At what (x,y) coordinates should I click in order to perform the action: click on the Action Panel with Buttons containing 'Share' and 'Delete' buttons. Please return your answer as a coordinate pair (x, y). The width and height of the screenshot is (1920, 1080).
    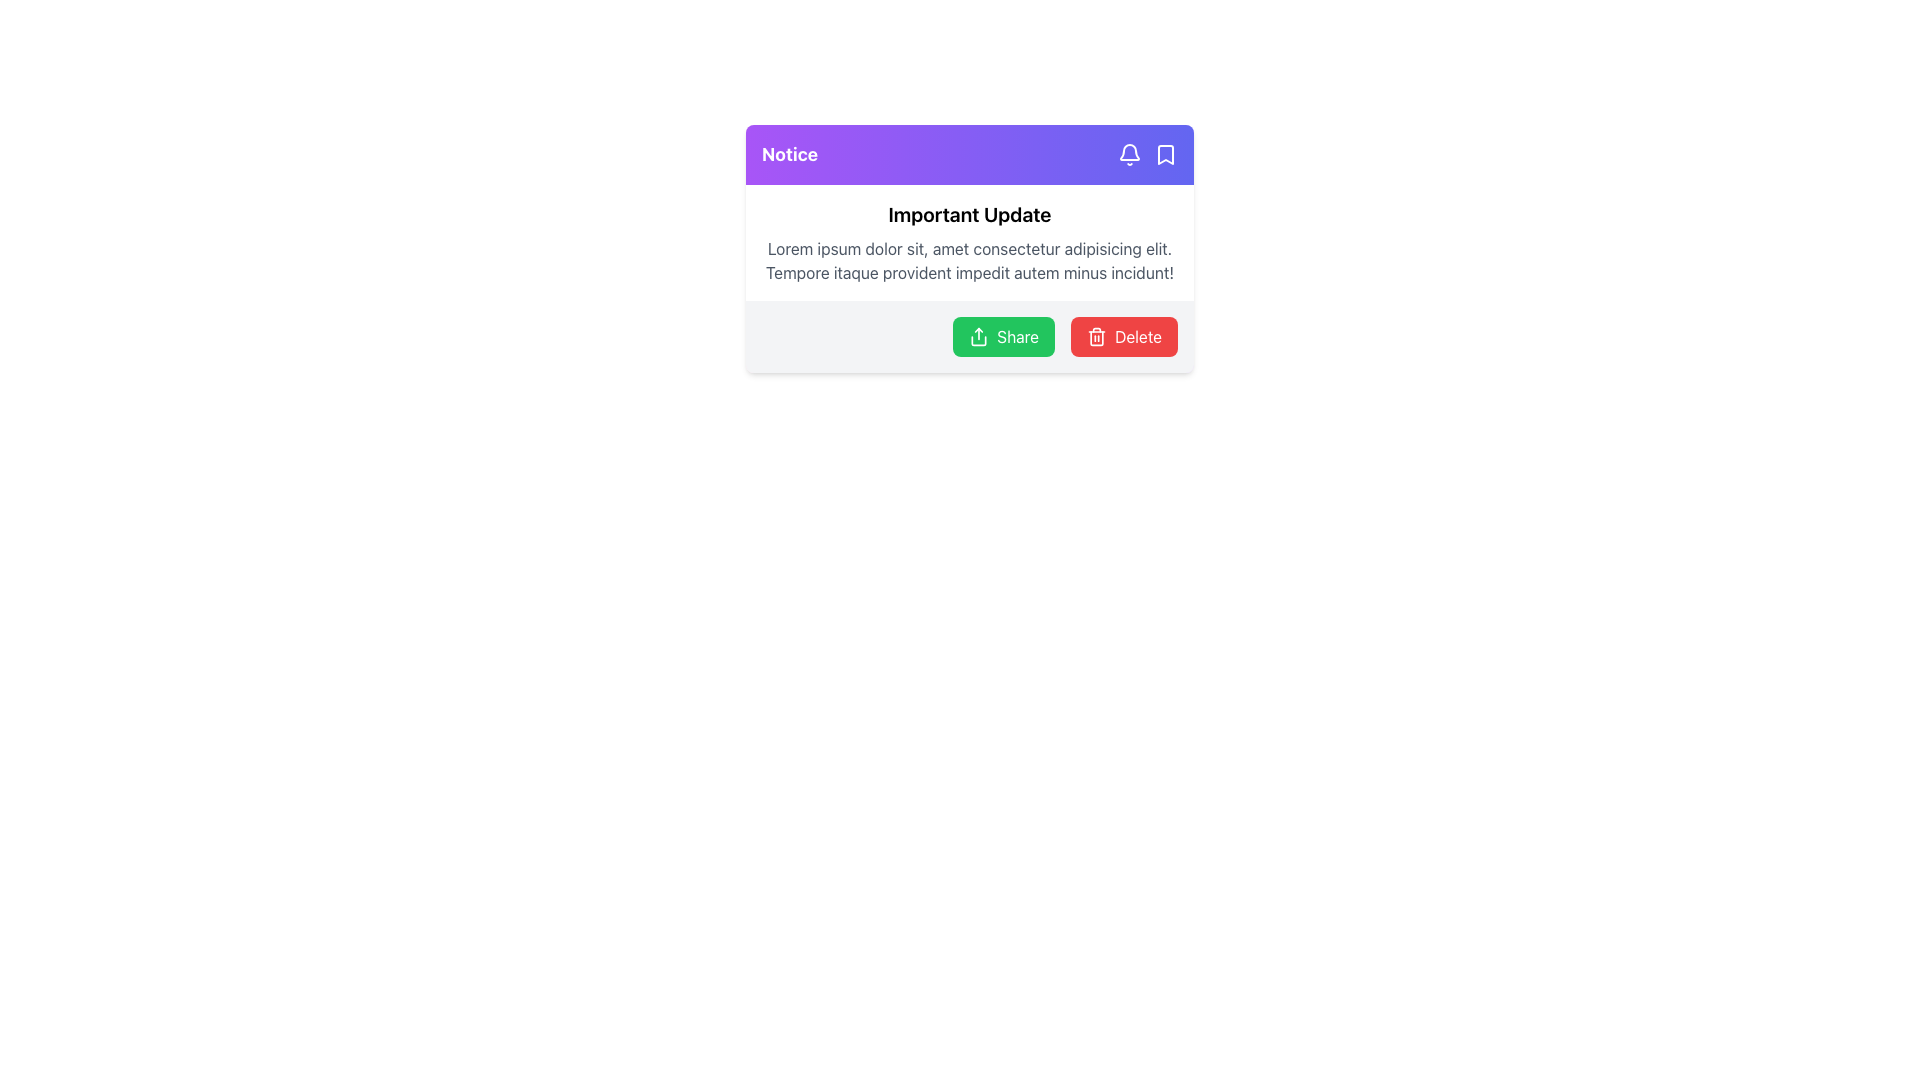
    Looking at the image, I should click on (969, 335).